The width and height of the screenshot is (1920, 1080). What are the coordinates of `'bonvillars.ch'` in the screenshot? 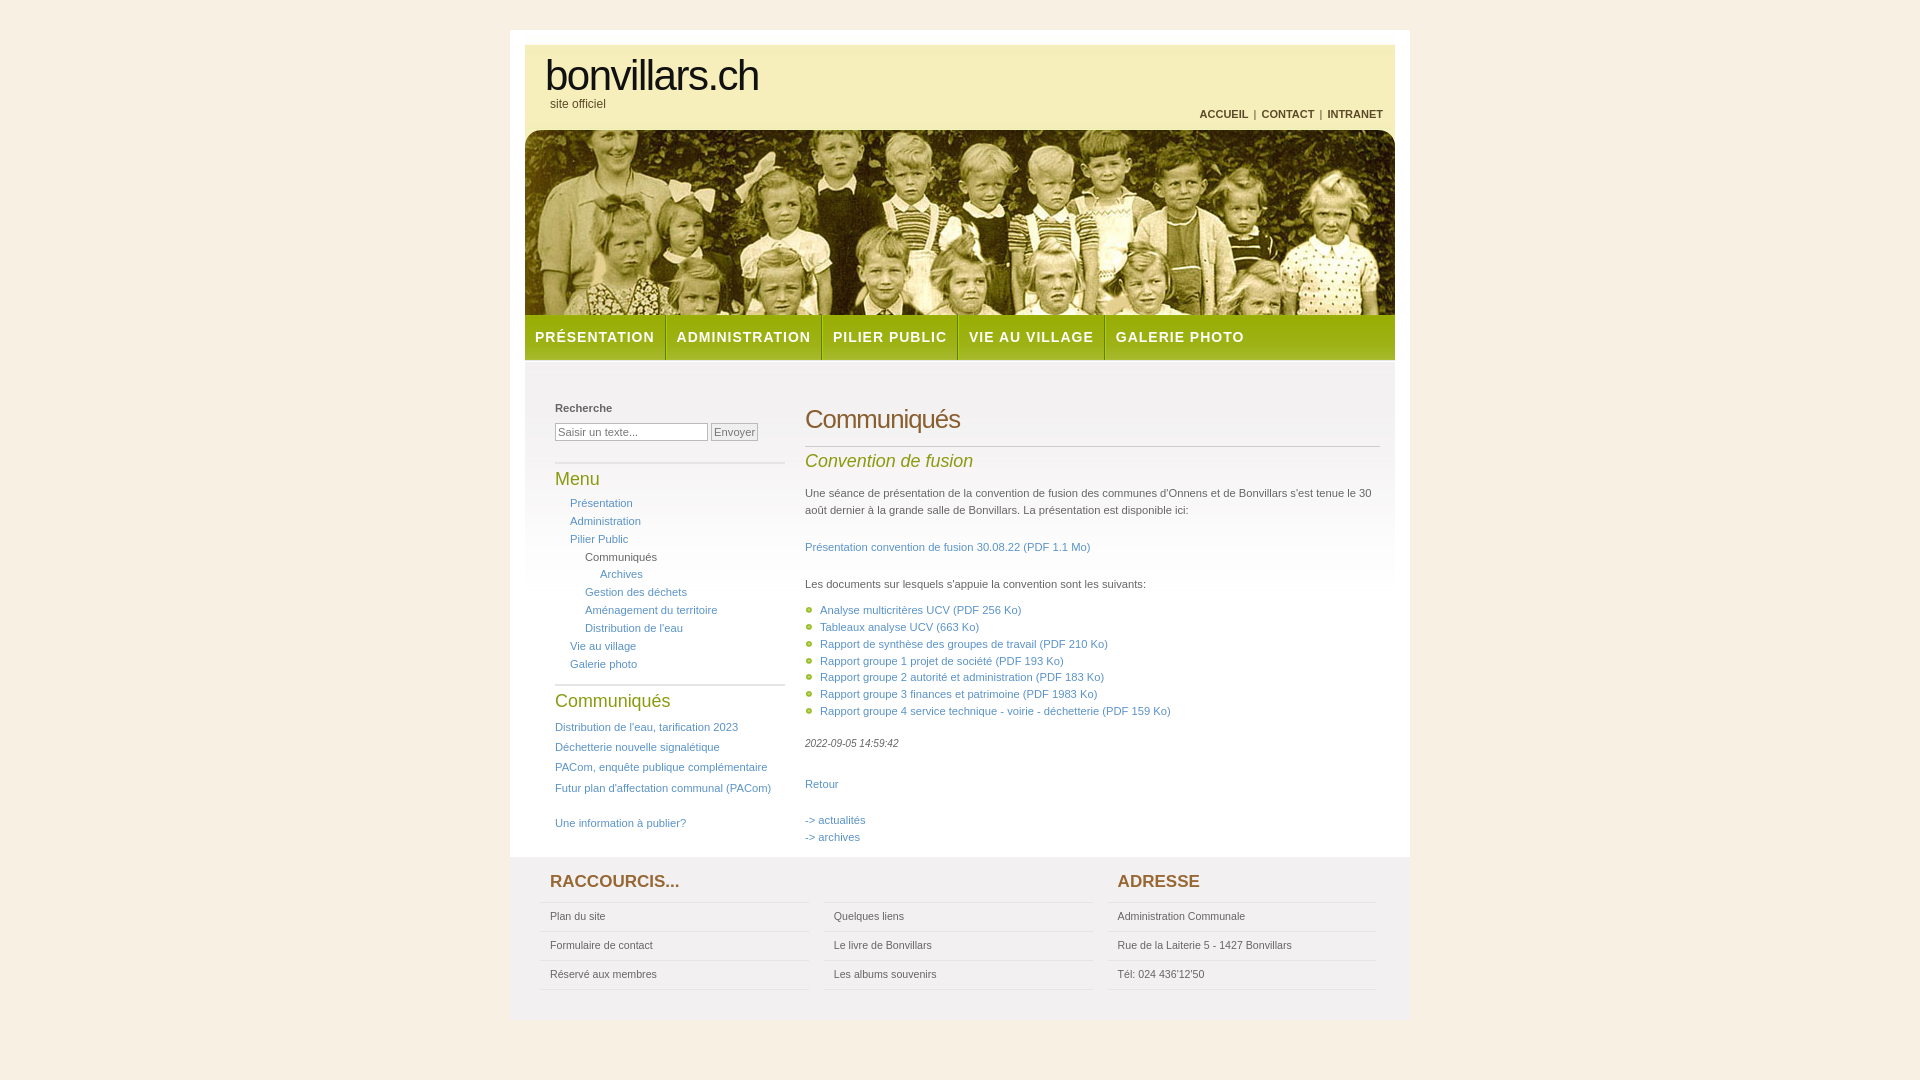 It's located at (652, 75).